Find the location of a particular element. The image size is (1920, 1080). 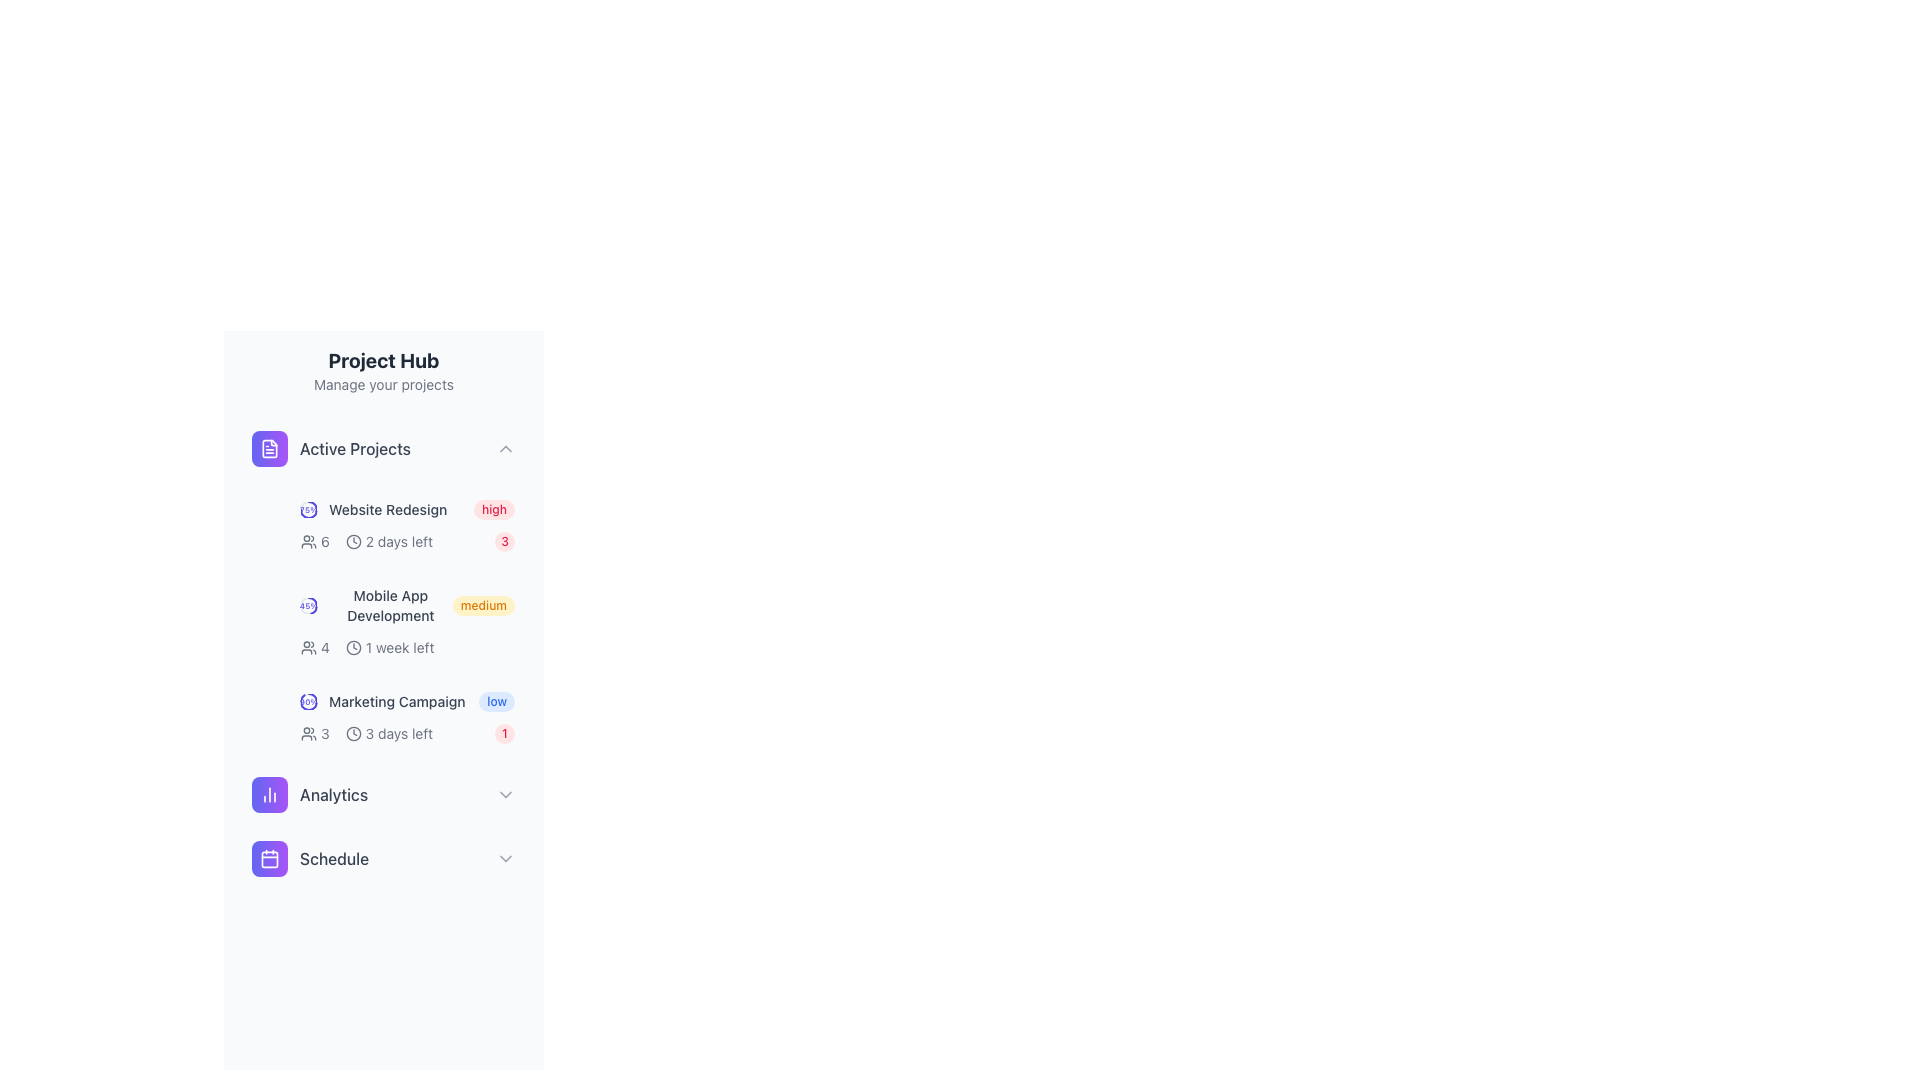

the project list item representing a project entry in the active projects list, positioned second, between 'Website Redesign' and 'Marketing Campaign' is located at coordinates (407, 620).